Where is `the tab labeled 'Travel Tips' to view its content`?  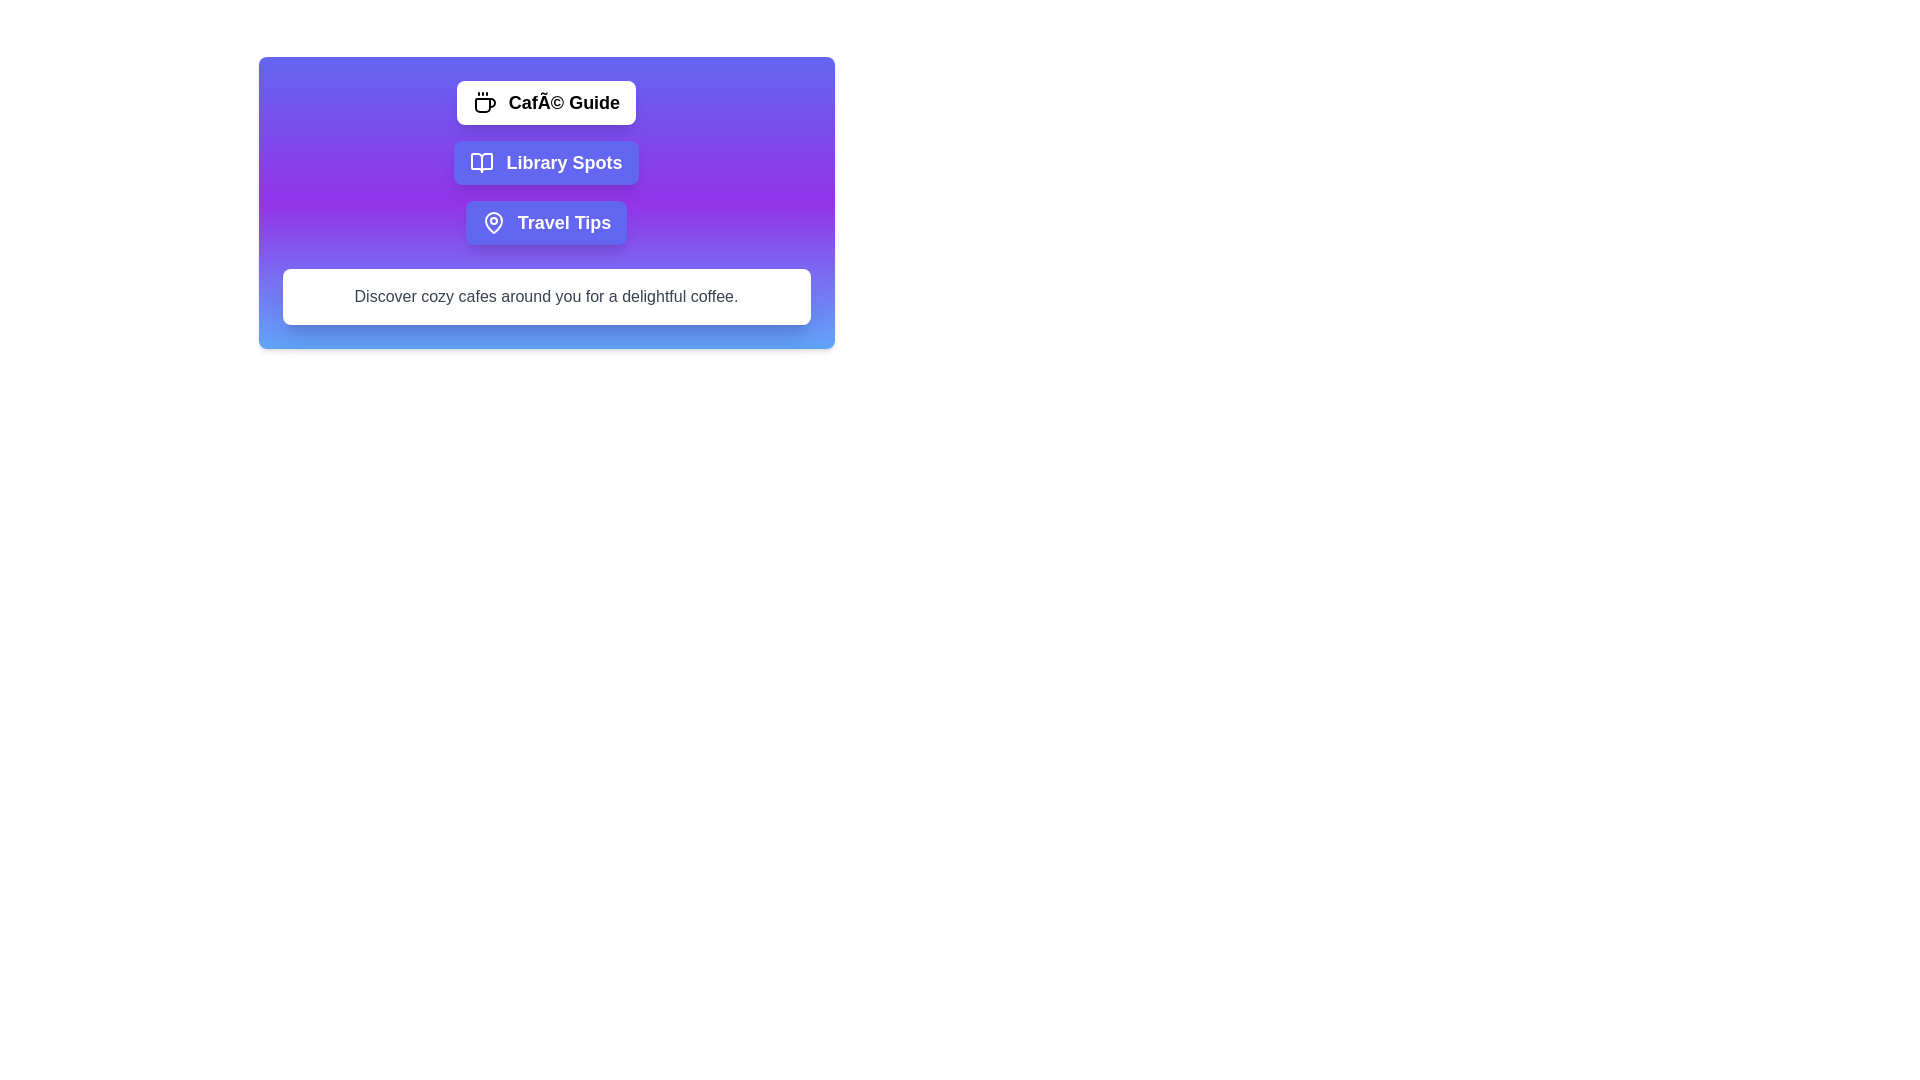
the tab labeled 'Travel Tips' to view its content is located at coordinates (546, 223).